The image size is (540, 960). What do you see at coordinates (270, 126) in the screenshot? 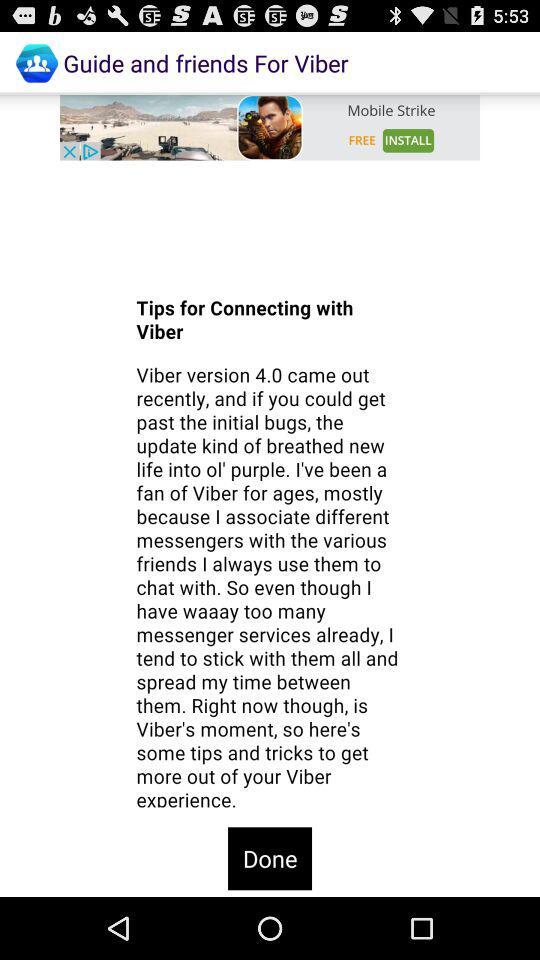
I see `advertisement page` at bounding box center [270, 126].